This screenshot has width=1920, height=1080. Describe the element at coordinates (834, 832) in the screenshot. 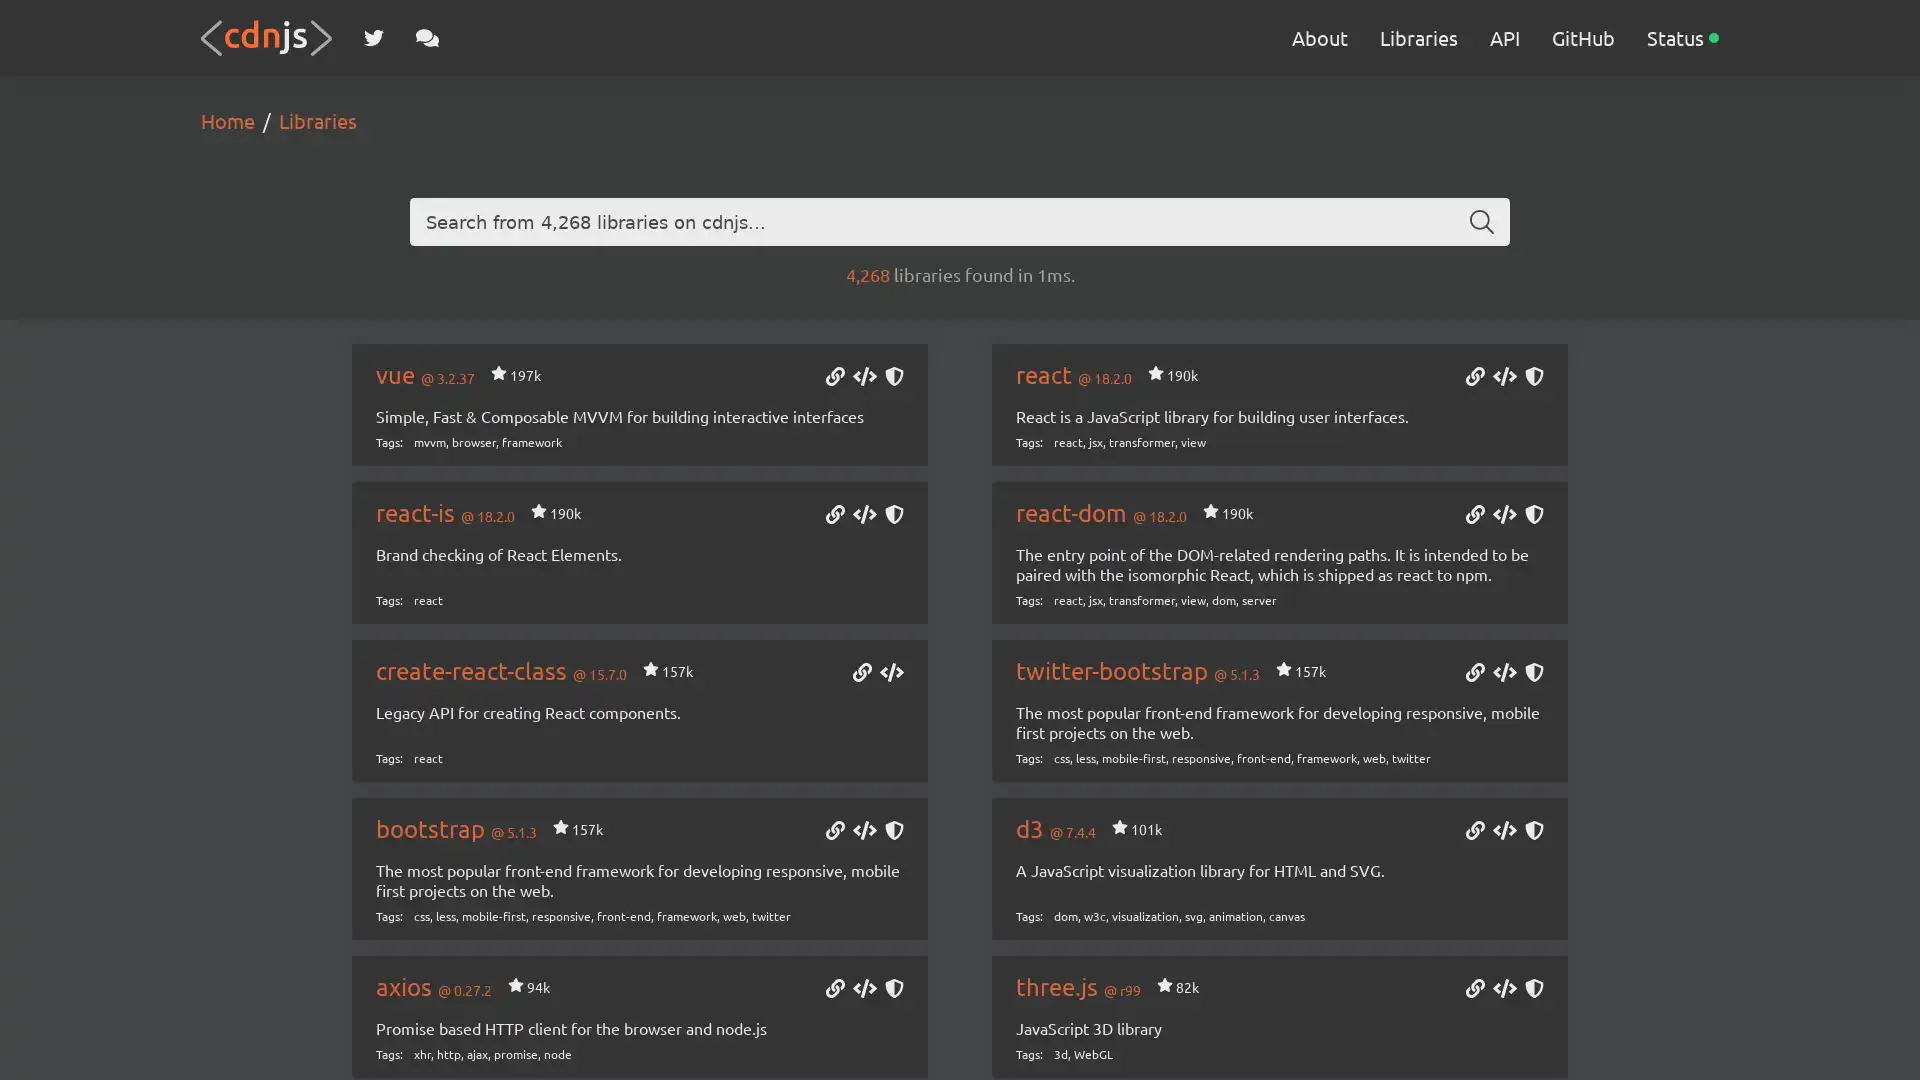

I see `Copy URL` at that location.